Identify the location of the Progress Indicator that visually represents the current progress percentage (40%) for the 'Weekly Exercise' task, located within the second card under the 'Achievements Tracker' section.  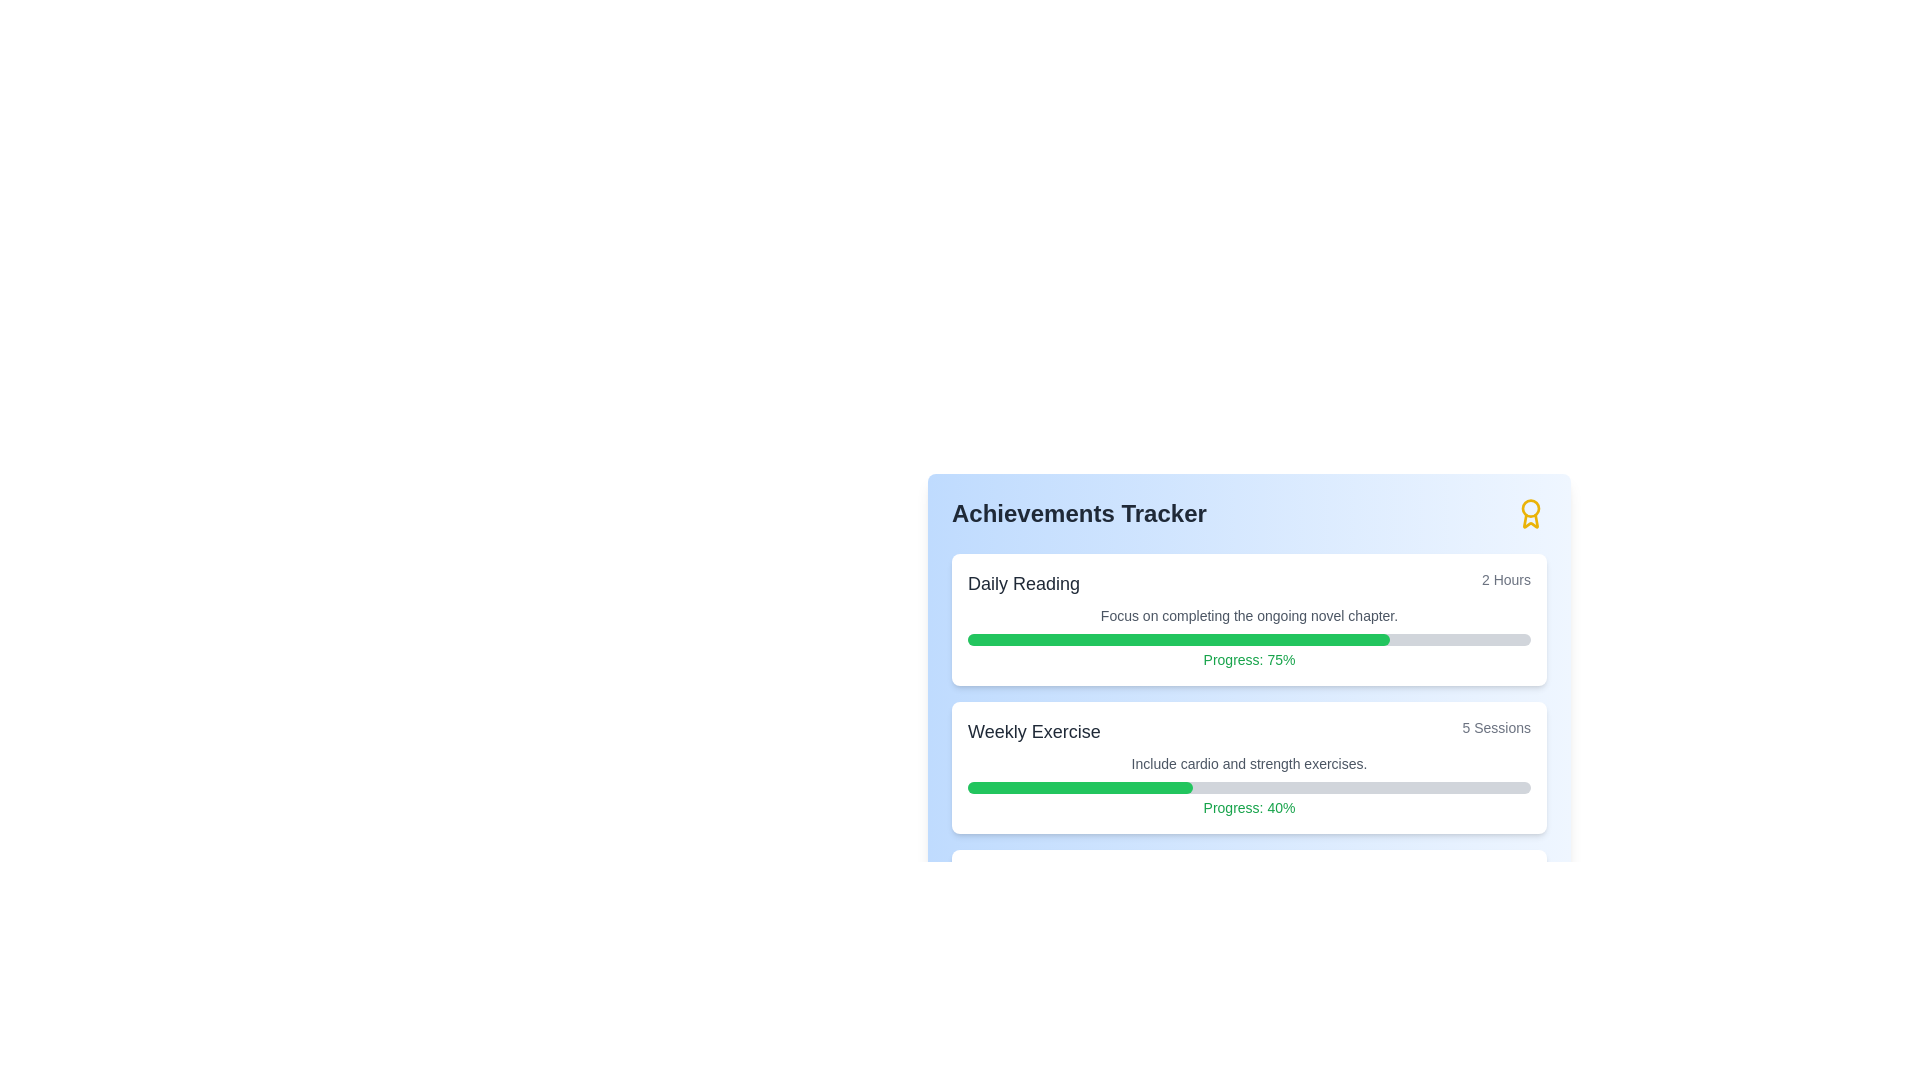
(1079, 786).